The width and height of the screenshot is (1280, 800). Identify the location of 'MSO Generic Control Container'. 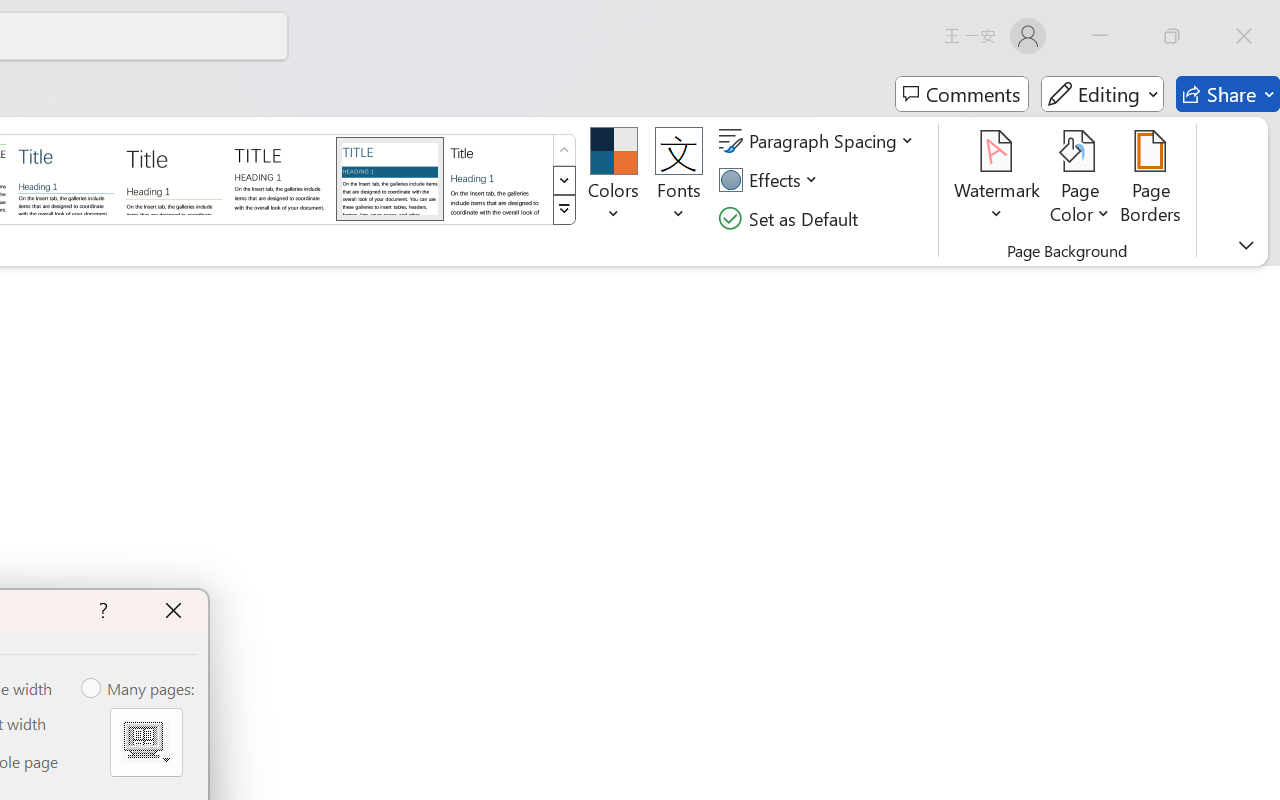
(145, 742).